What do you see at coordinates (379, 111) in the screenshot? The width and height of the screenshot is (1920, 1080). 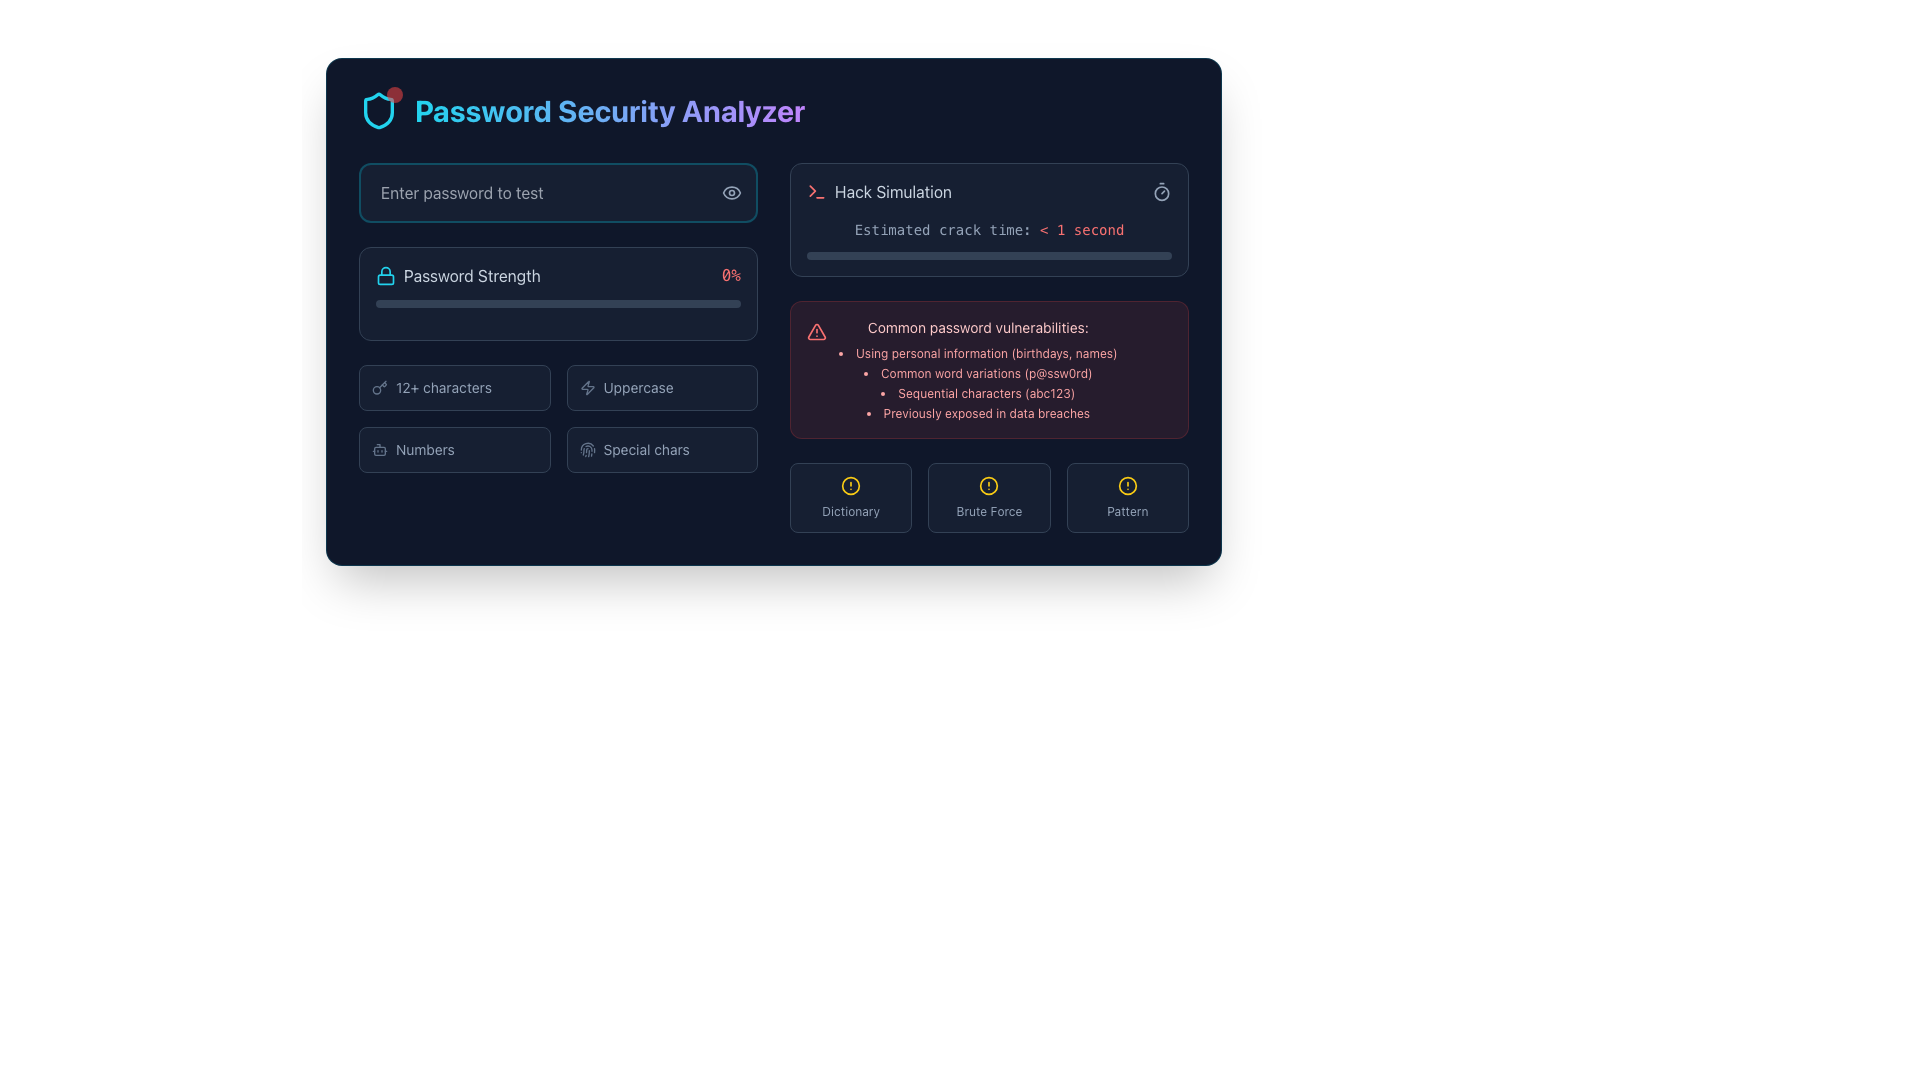 I see `the decorative security icon located in the top-left corner of the application, to the left of the 'Password Security Analyzer' title` at bounding box center [379, 111].